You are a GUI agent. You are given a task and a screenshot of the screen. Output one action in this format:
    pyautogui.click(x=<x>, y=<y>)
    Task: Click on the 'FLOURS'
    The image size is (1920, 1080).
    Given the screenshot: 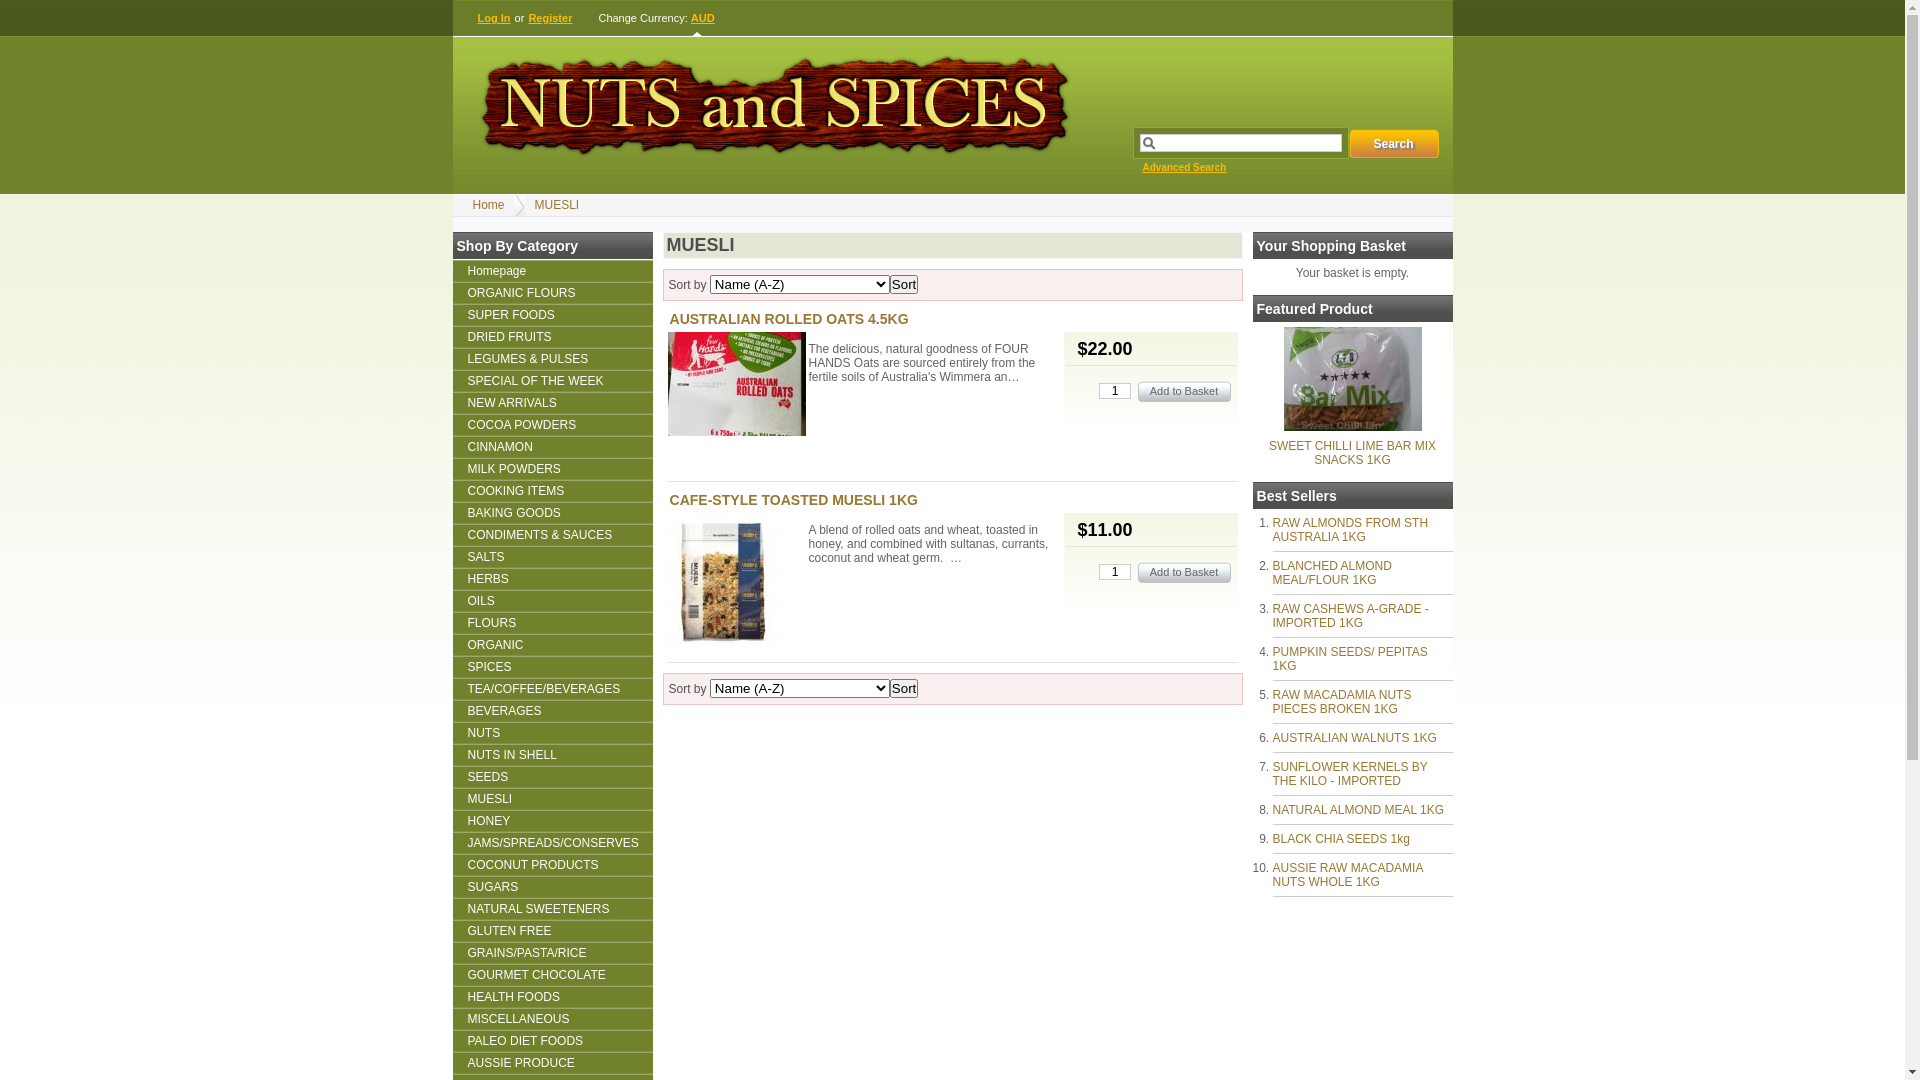 What is the action you would take?
    pyautogui.click(x=450, y=622)
    